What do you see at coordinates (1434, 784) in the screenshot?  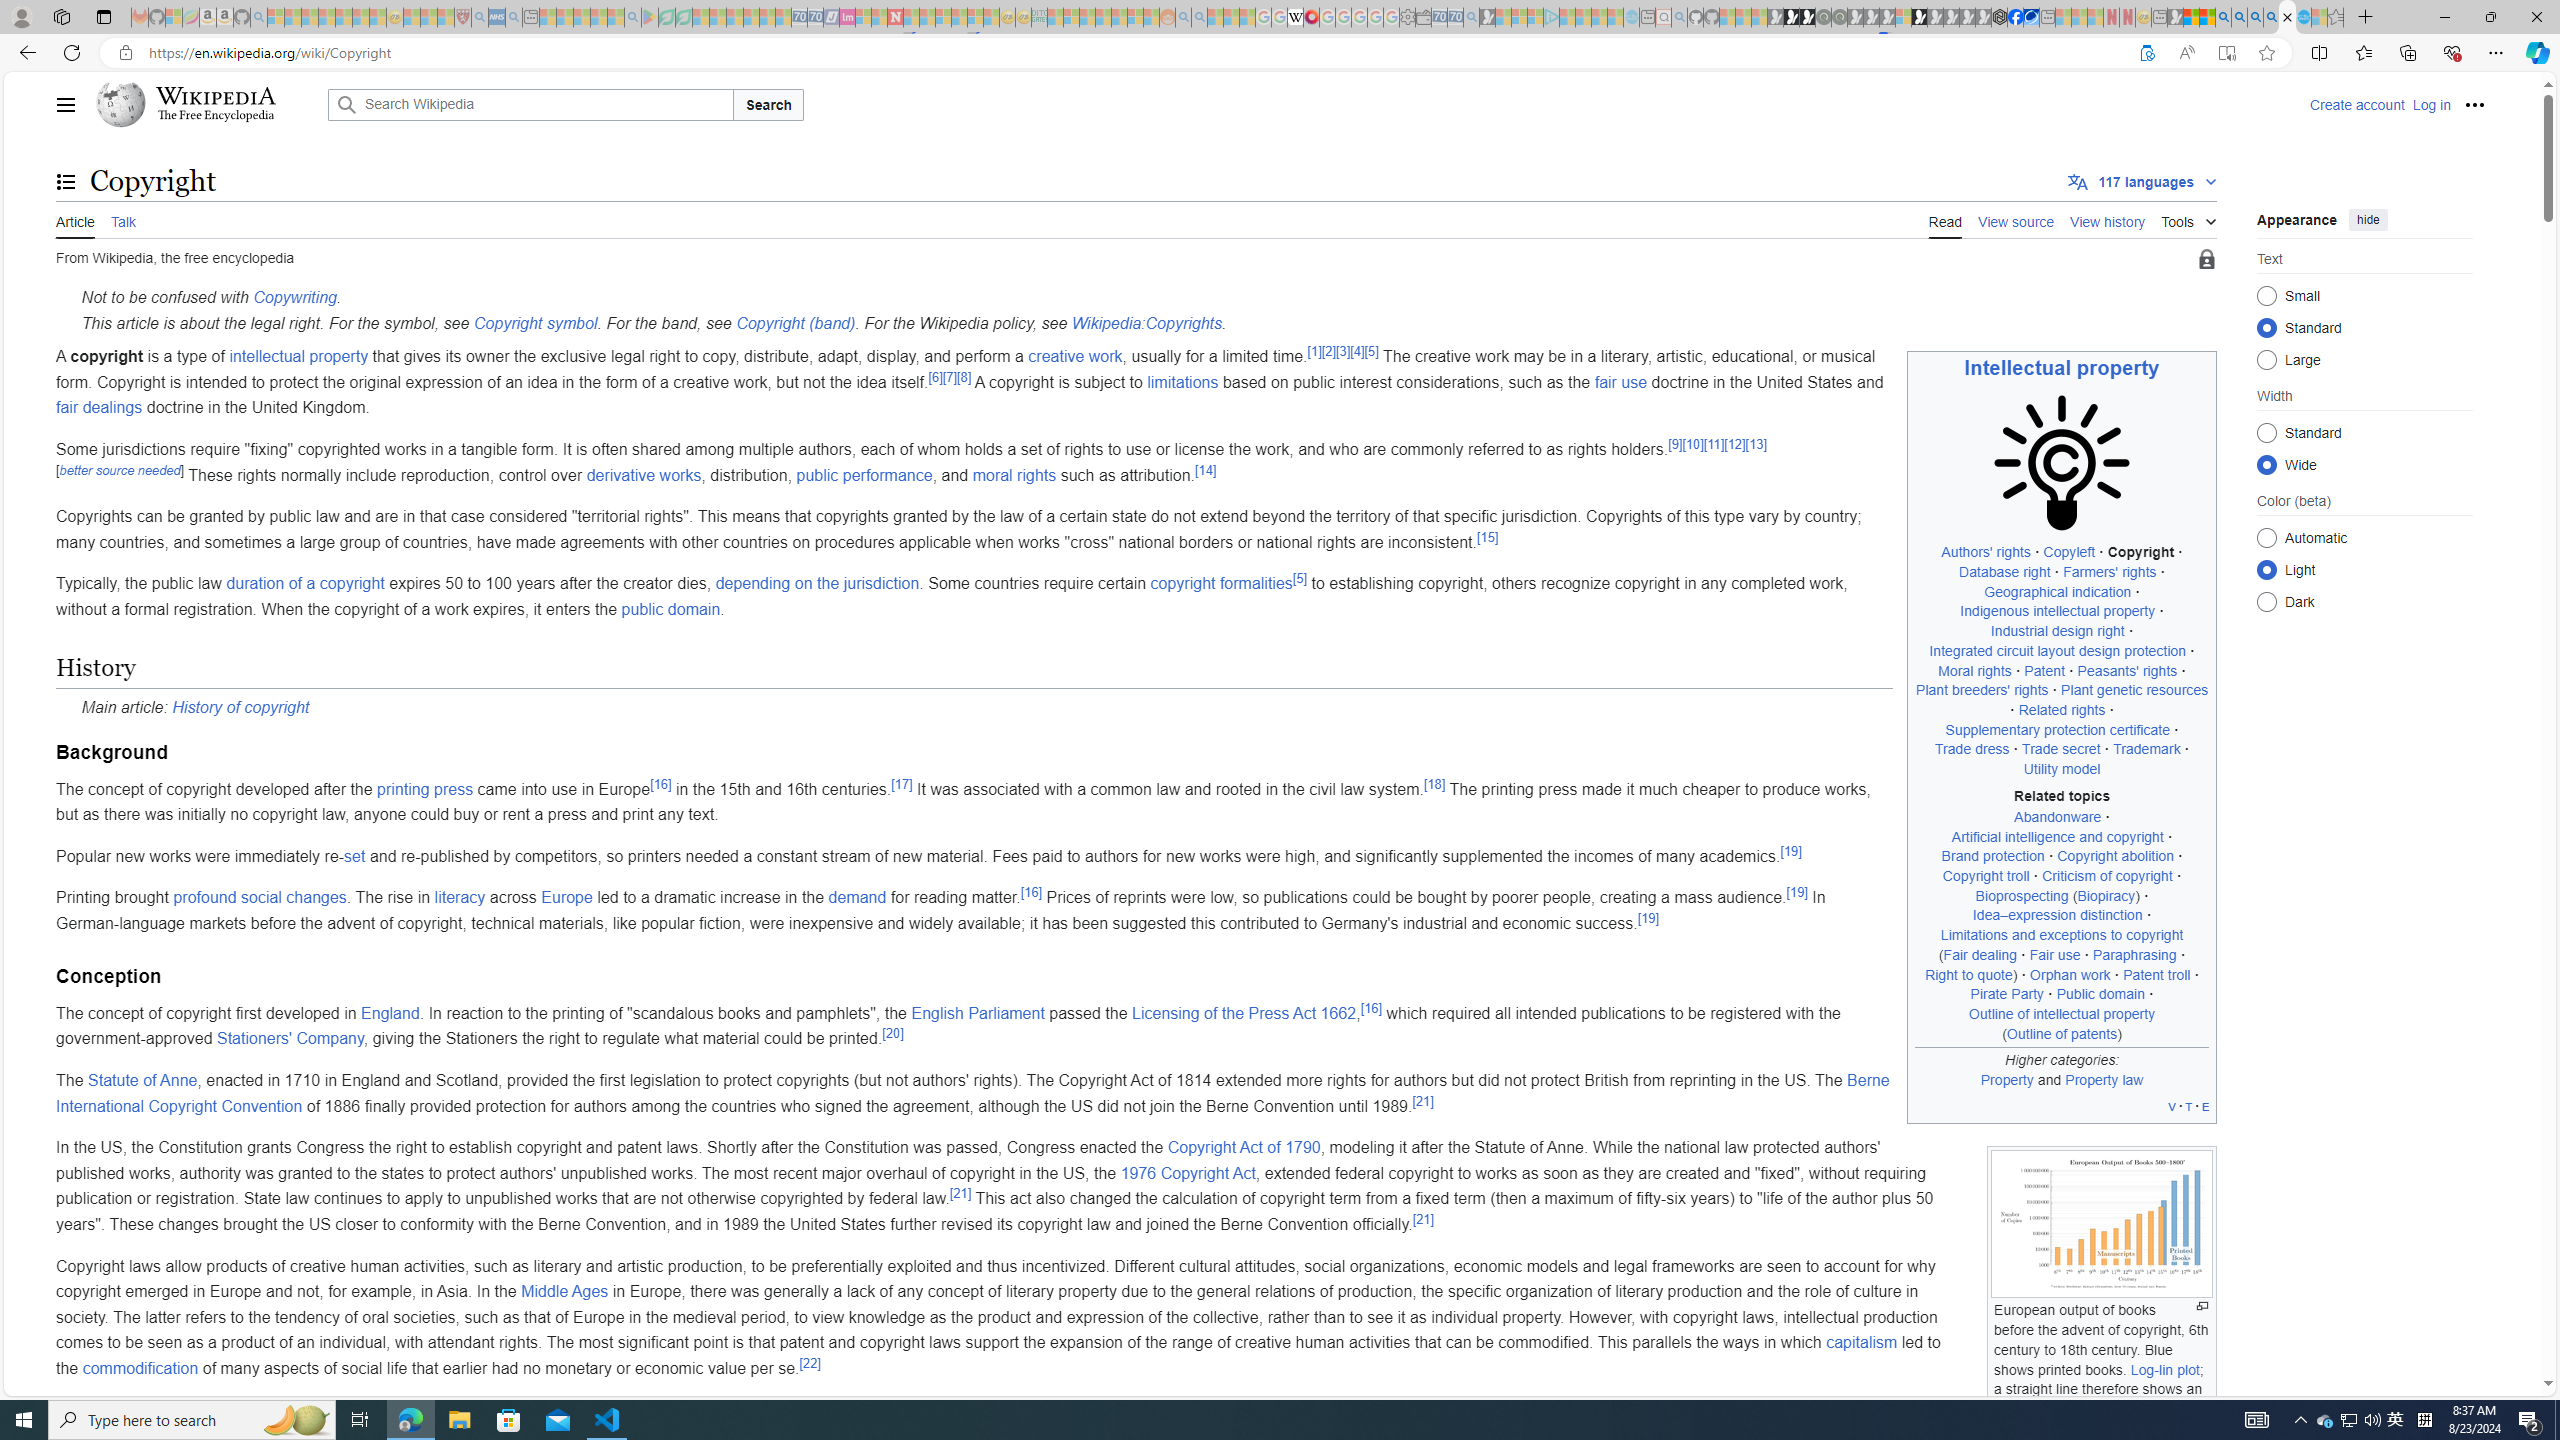 I see `'[18]'` at bounding box center [1434, 784].